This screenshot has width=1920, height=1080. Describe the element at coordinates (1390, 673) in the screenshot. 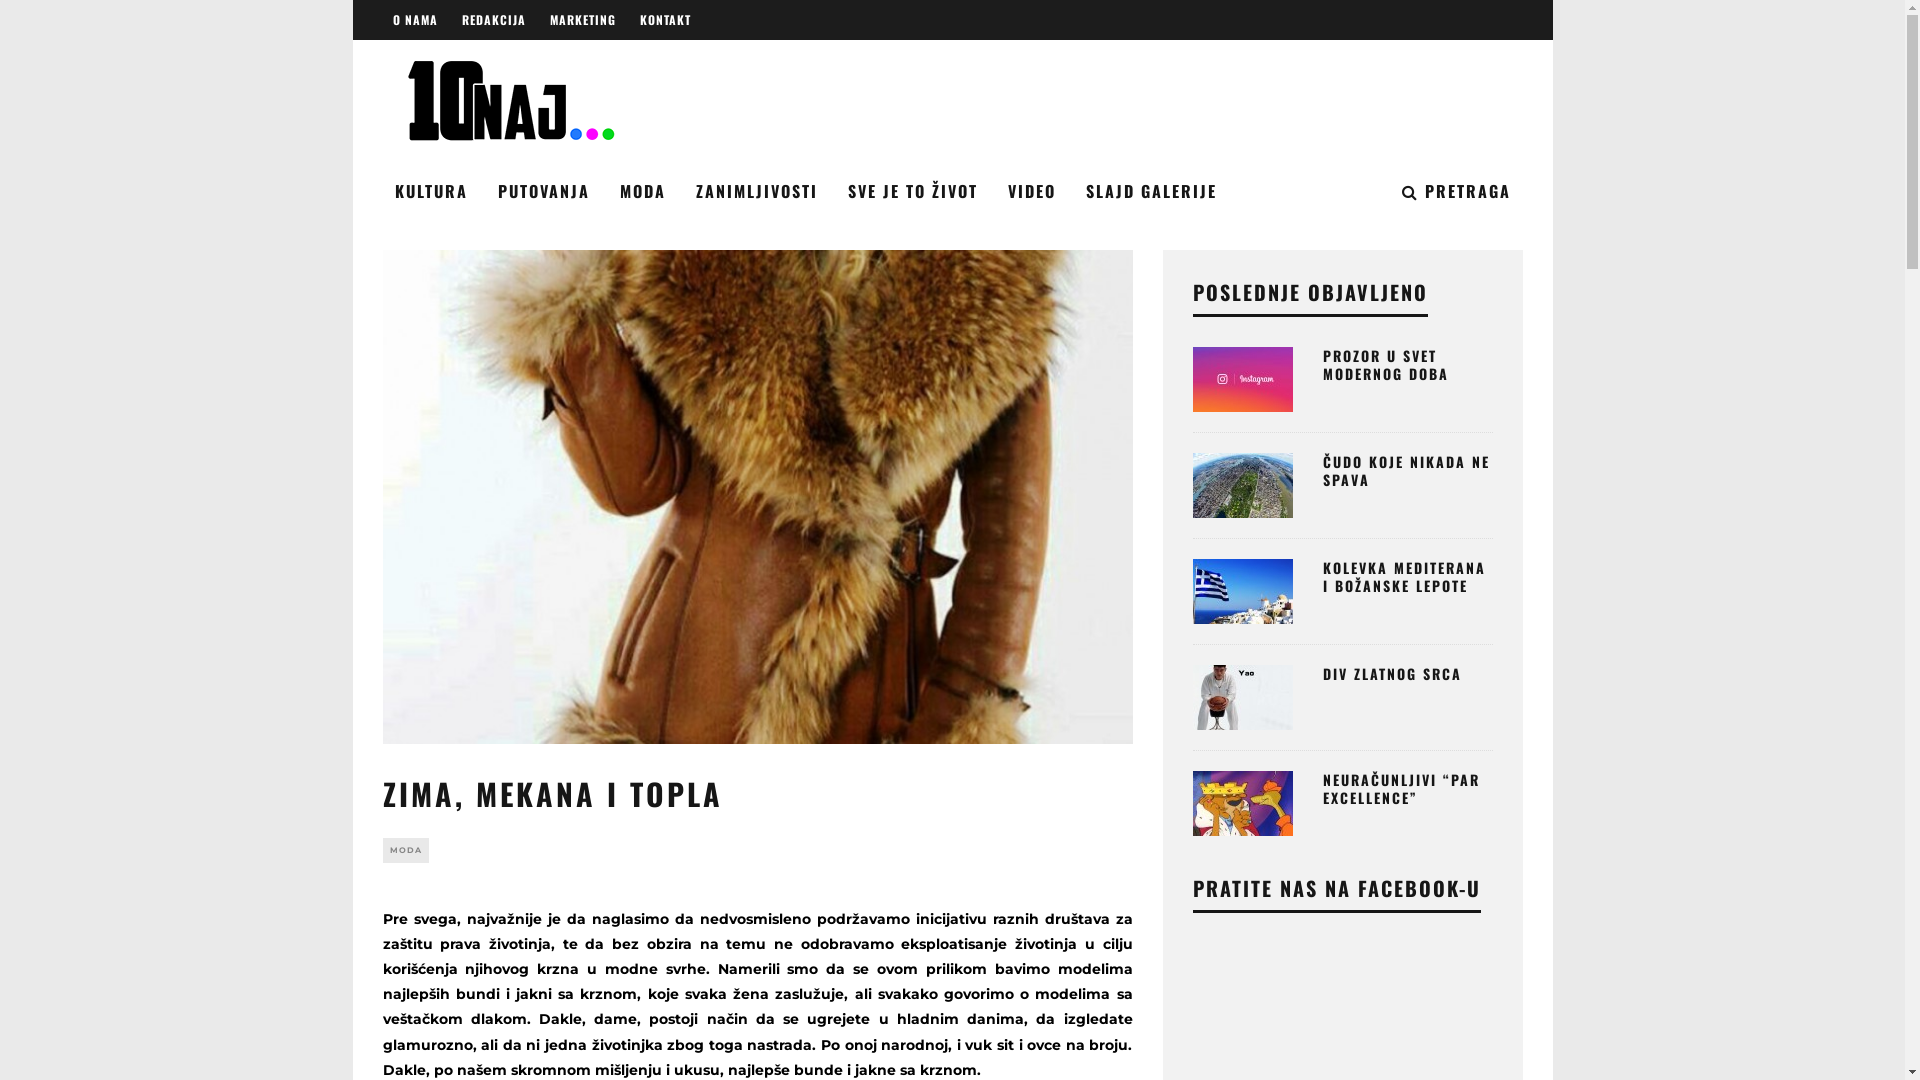

I see `'DIV ZLATNOG SRCA'` at that location.